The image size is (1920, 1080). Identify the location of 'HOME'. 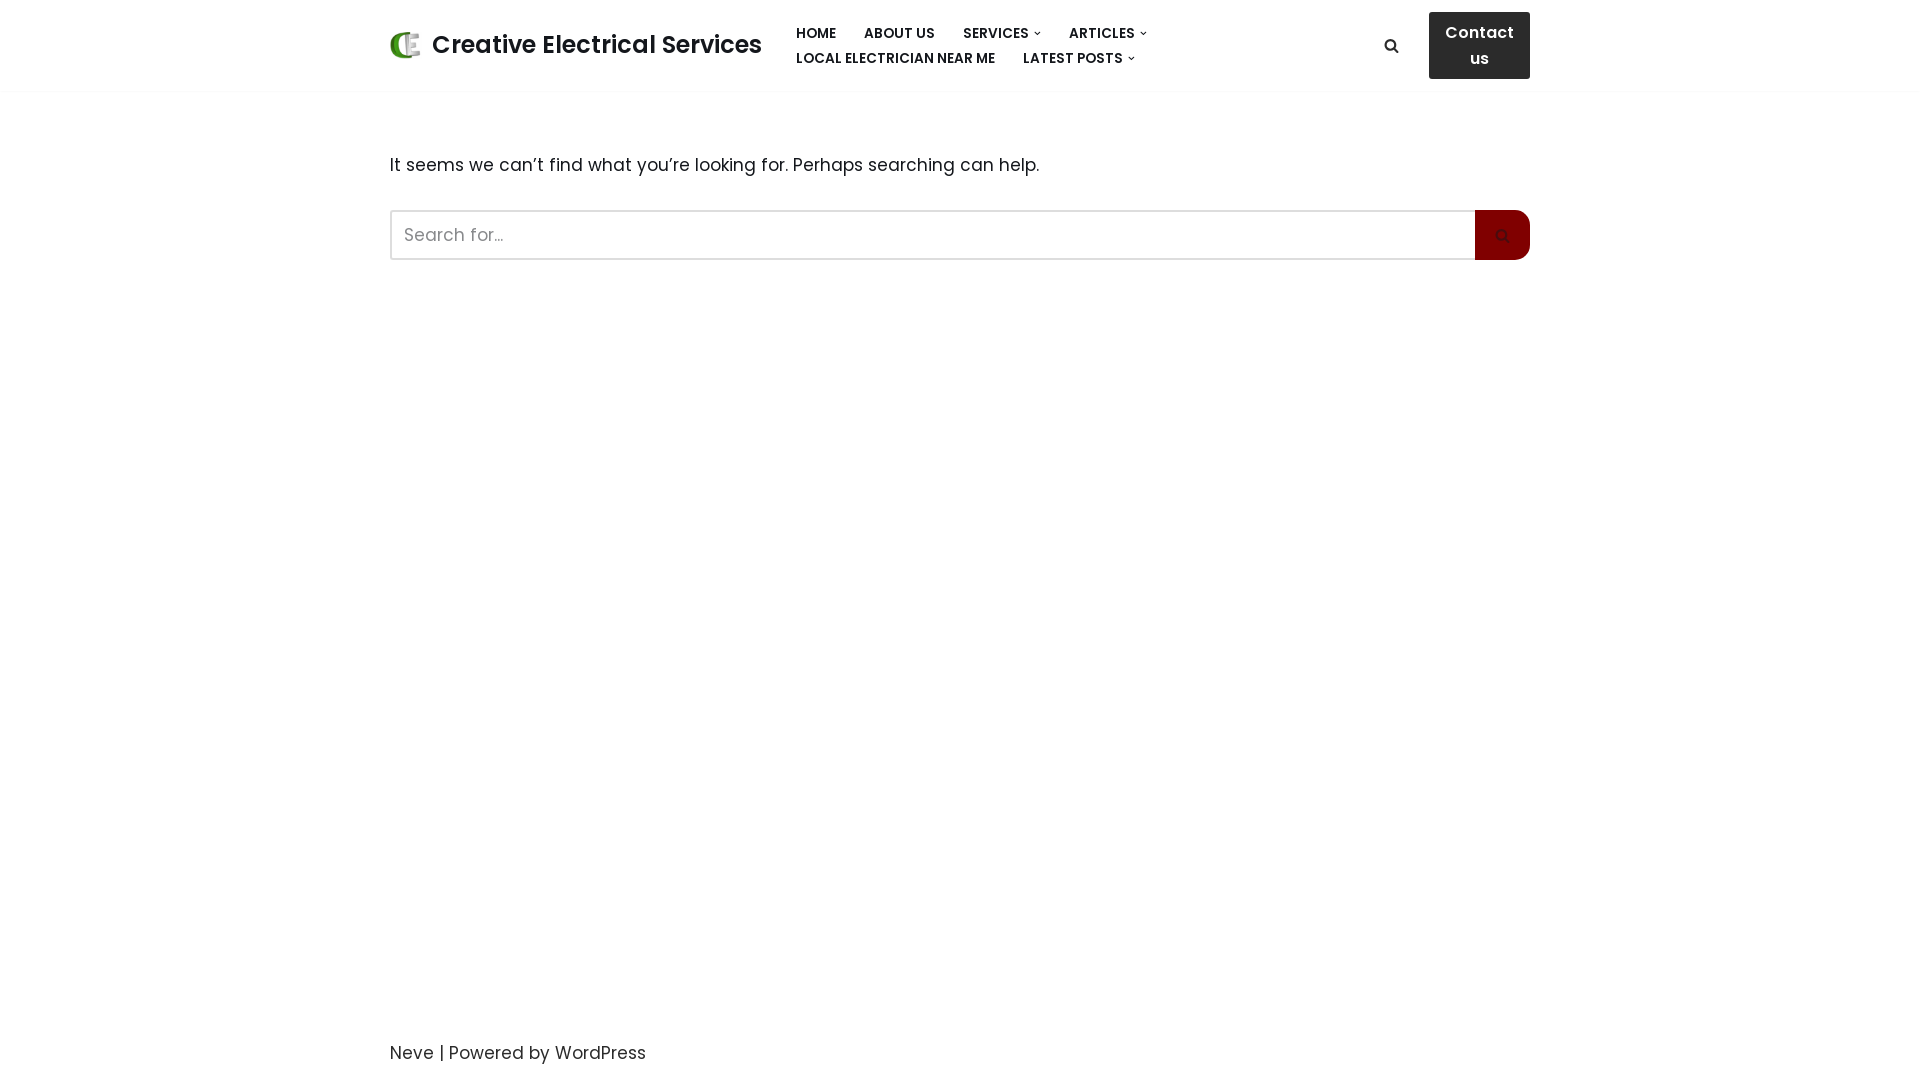
(816, 33).